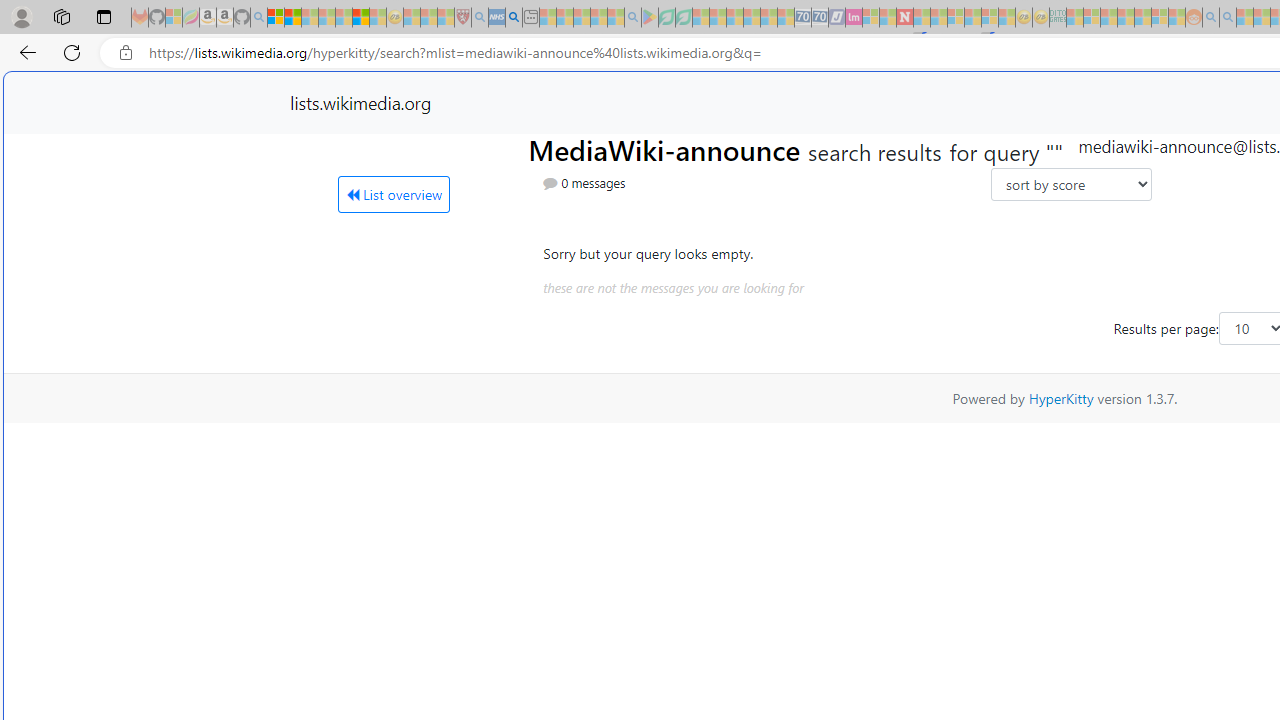 The image size is (1280, 720). Describe the element at coordinates (360, 102) in the screenshot. I see `'lists.wikimedia.org'` at that location.